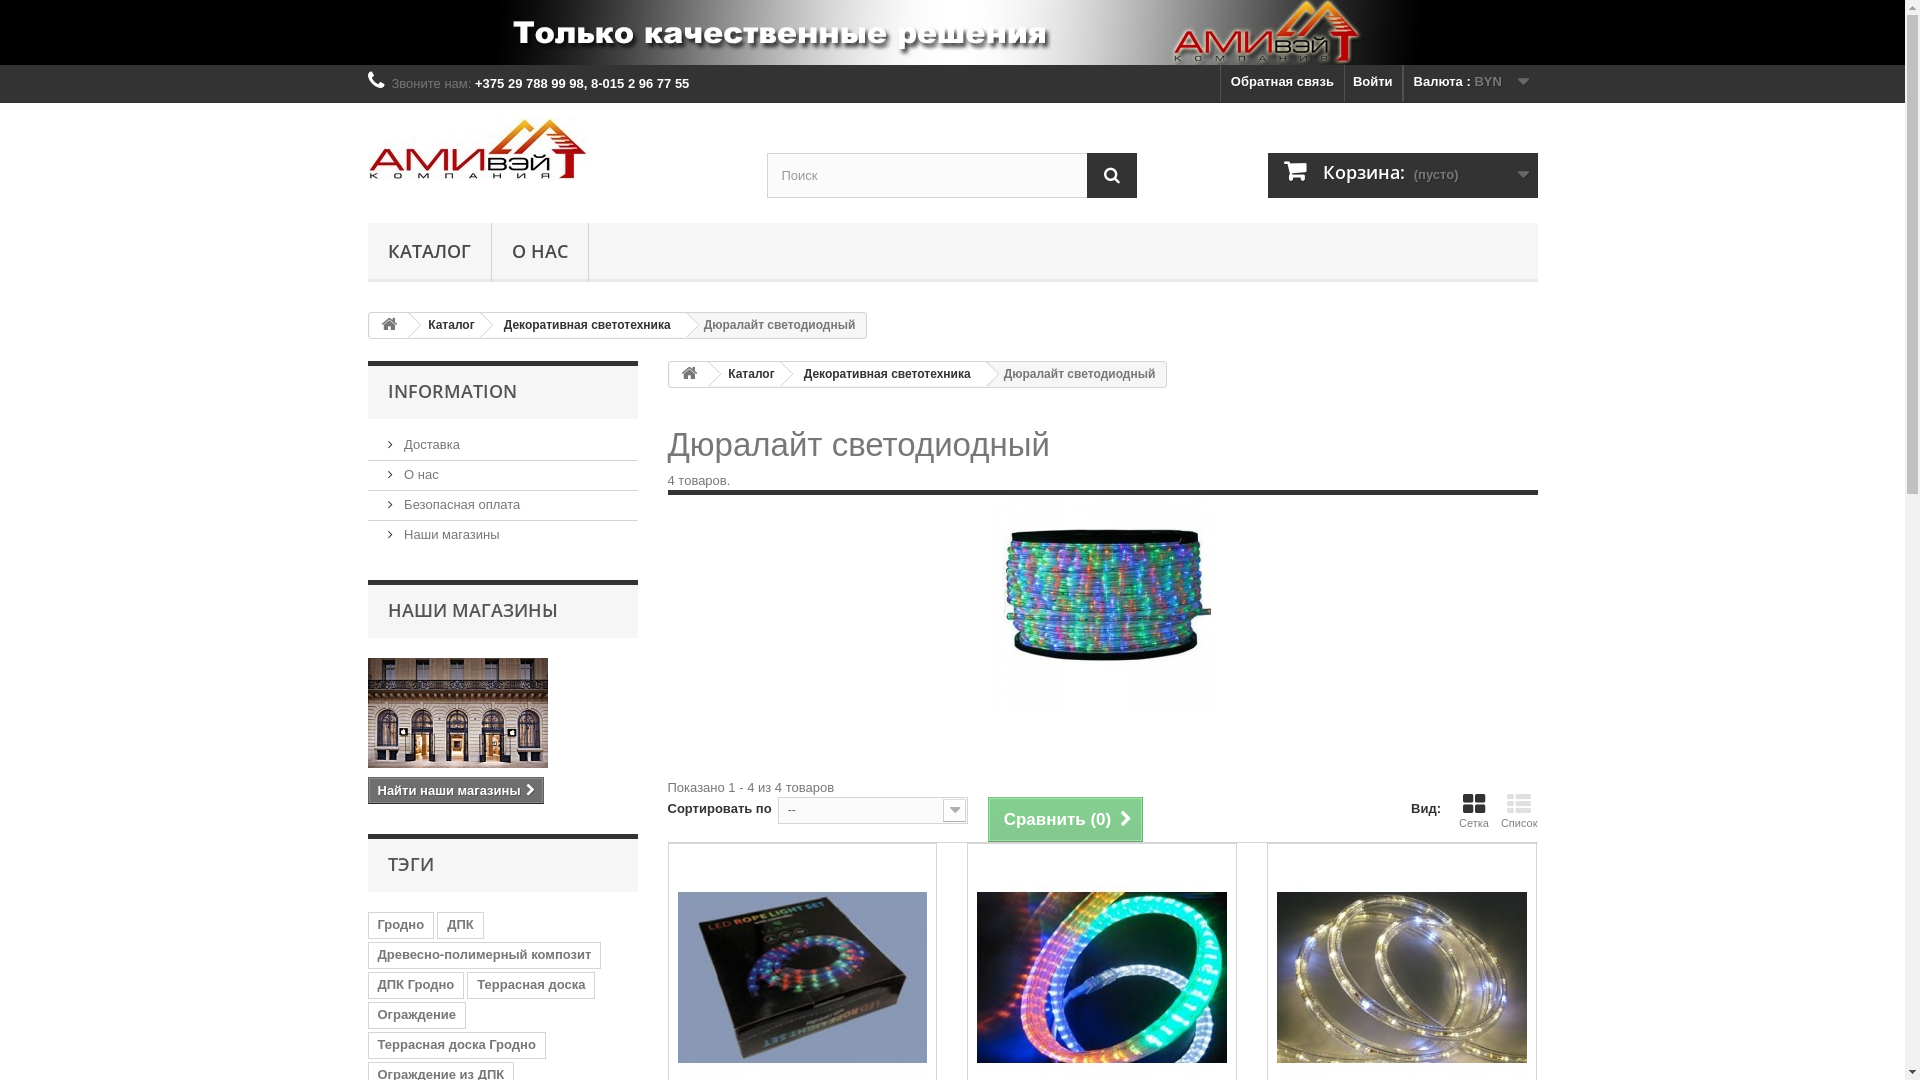  I want to click on 'INFORMATION', so click(451, 390).